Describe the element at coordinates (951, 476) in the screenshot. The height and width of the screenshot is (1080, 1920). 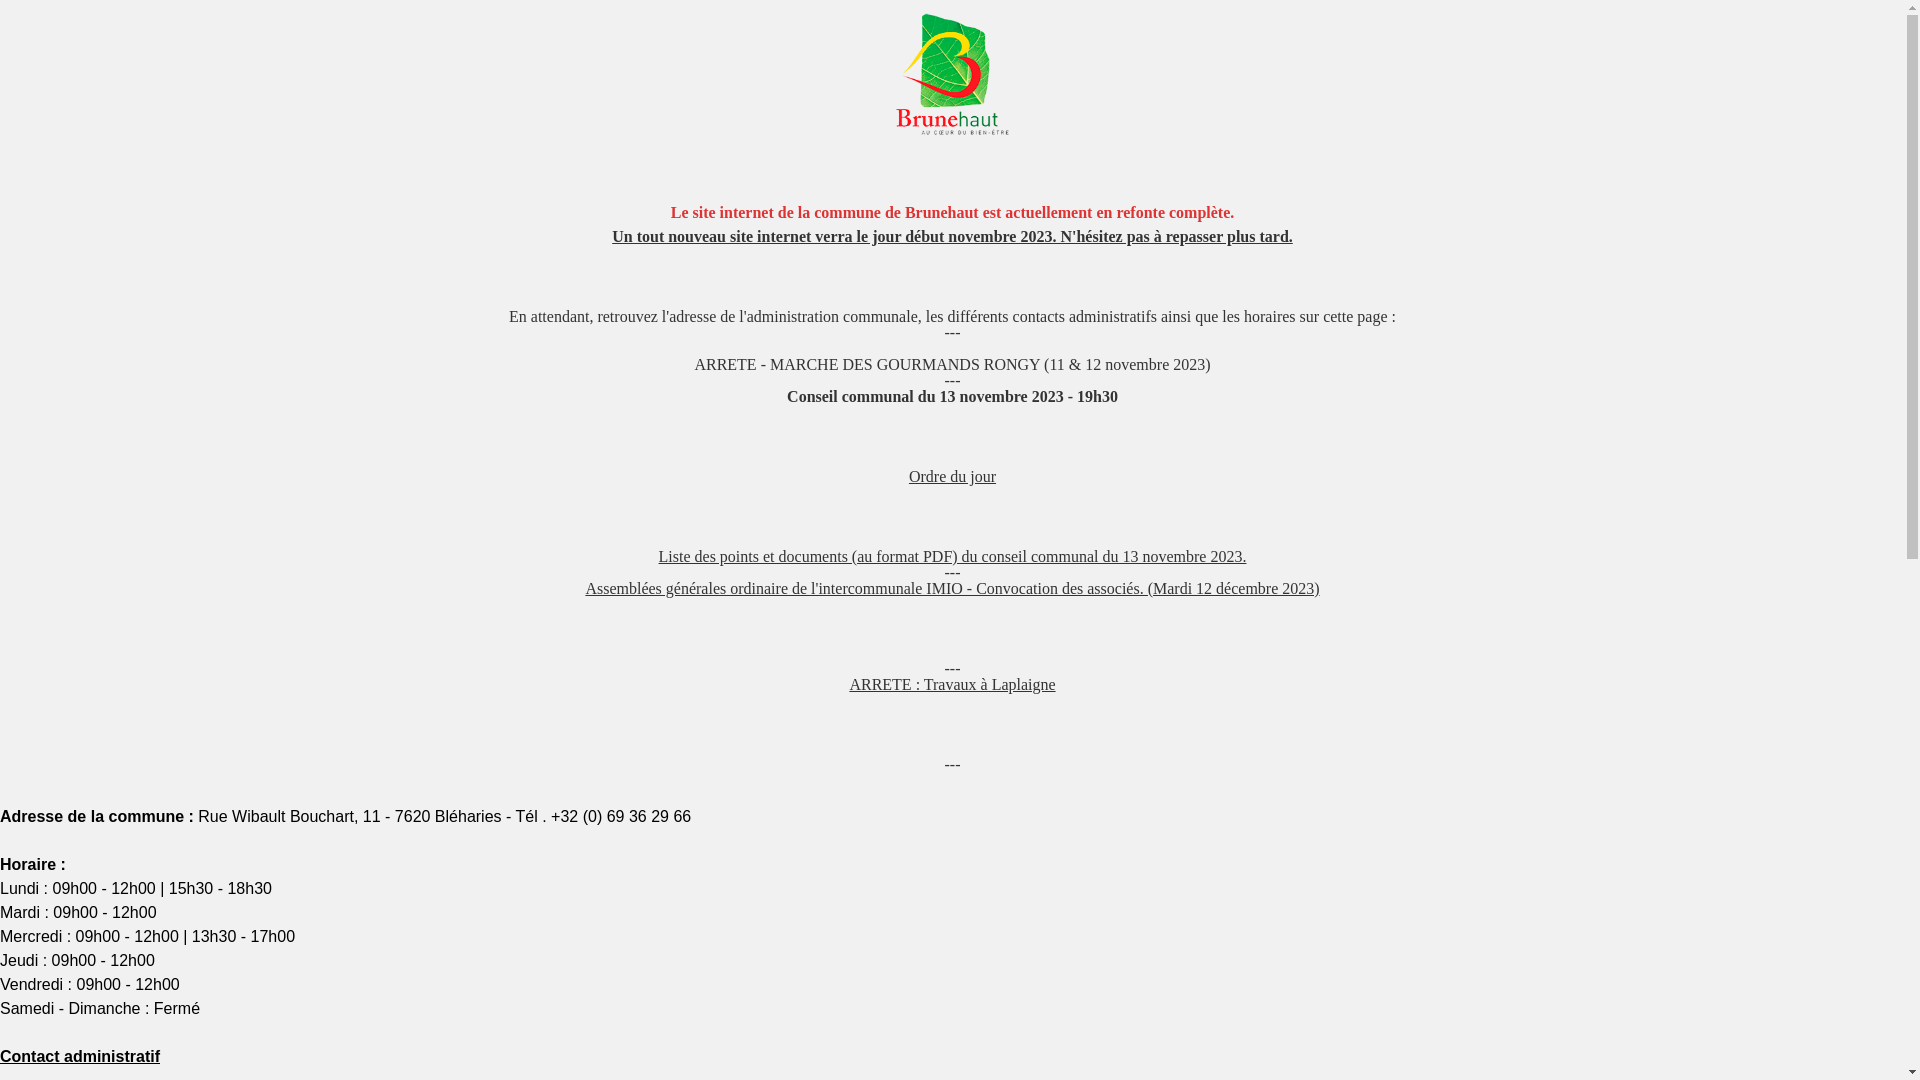
I see `'Ordre du jour'` at that location.